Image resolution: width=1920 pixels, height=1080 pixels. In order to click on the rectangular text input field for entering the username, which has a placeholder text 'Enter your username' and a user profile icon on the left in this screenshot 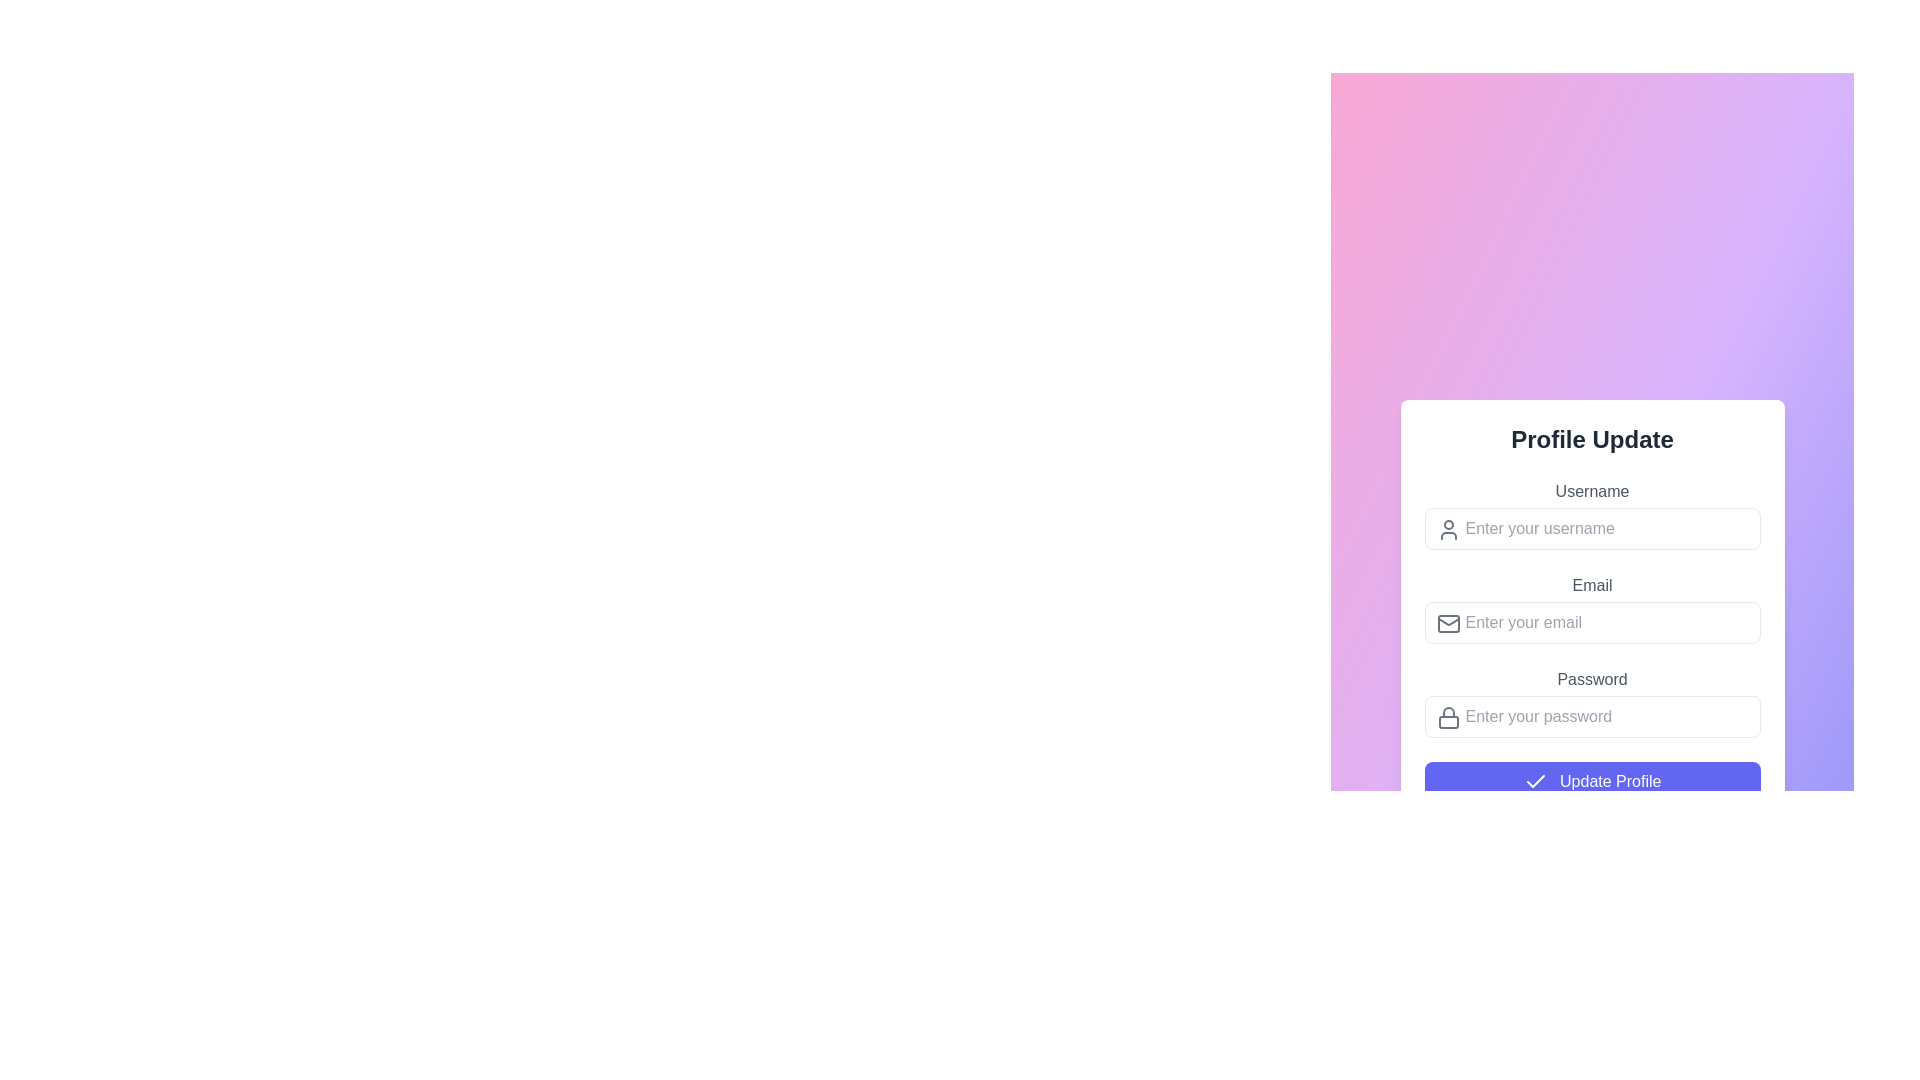, I will do `click(1591, 527)`.